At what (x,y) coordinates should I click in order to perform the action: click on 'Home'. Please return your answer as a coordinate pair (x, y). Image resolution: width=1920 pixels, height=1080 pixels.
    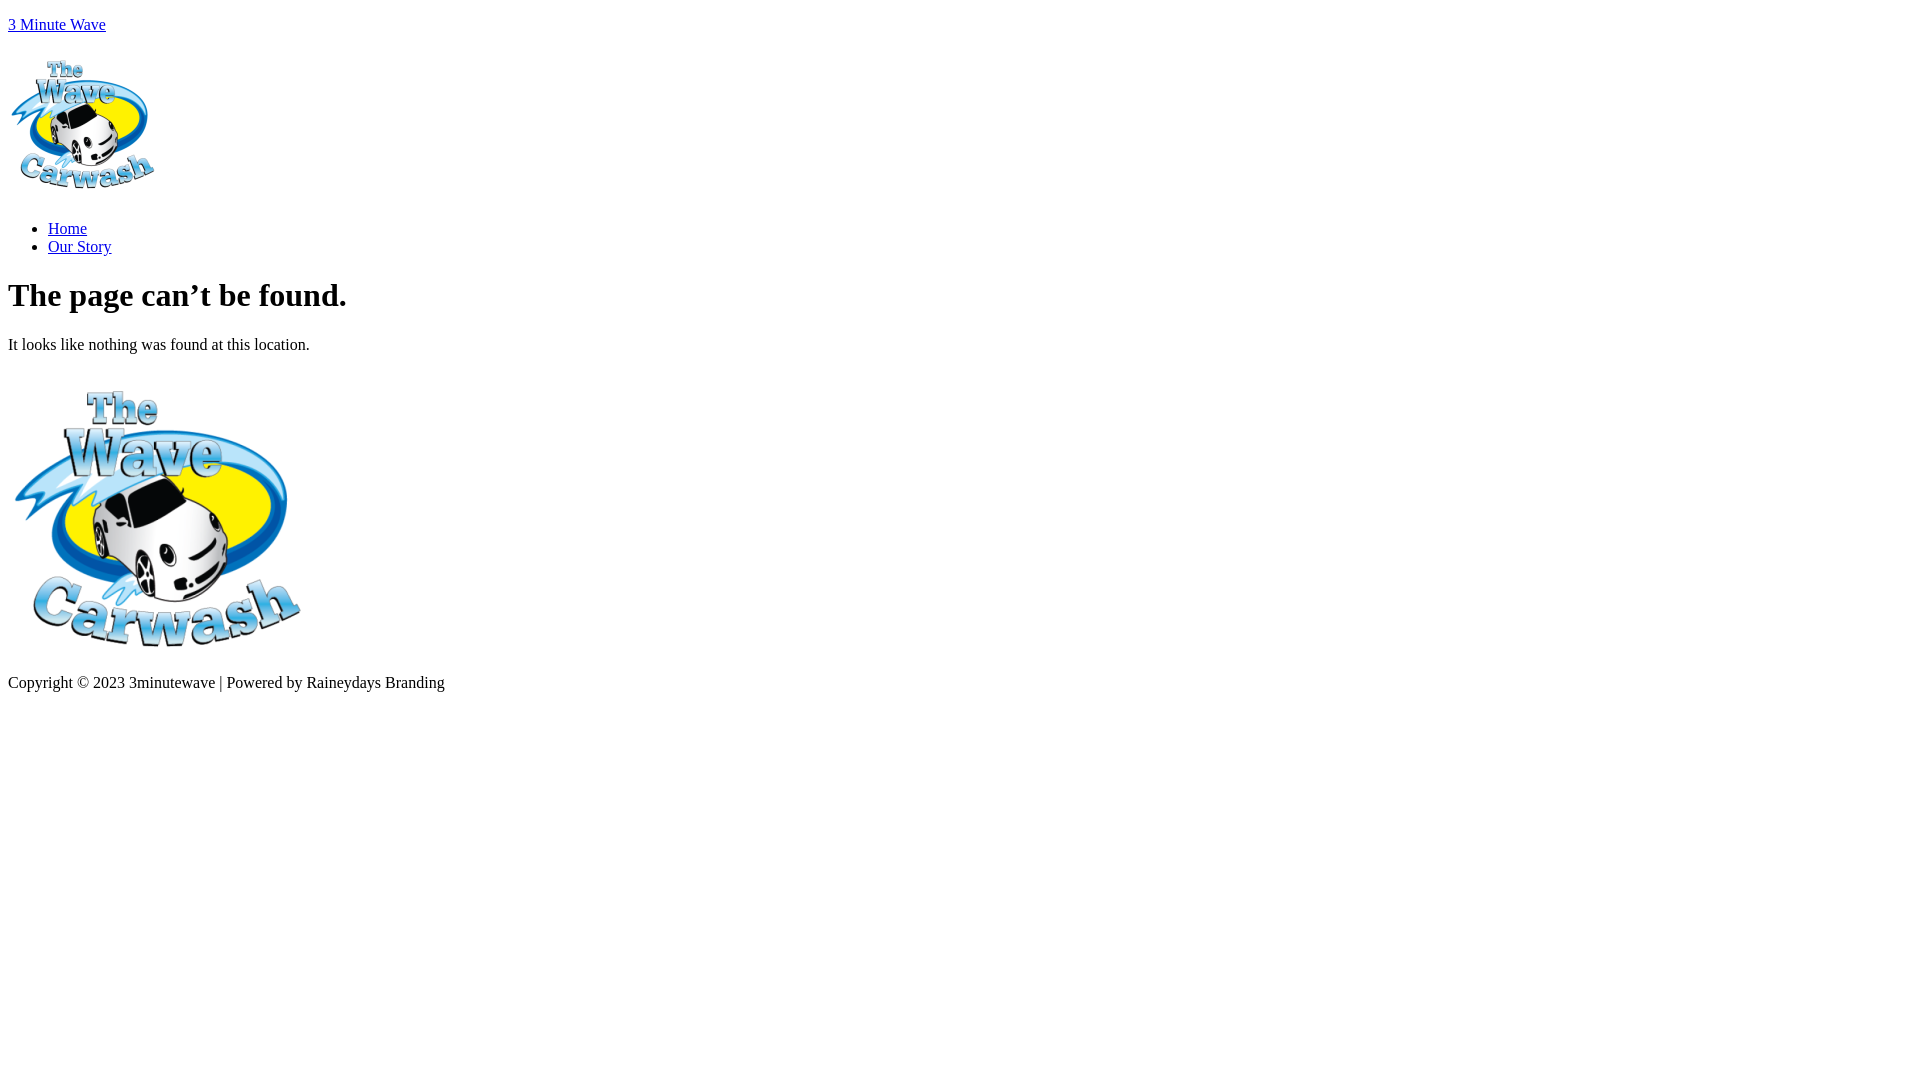
    Looking at the image, I should click on (67, 227).